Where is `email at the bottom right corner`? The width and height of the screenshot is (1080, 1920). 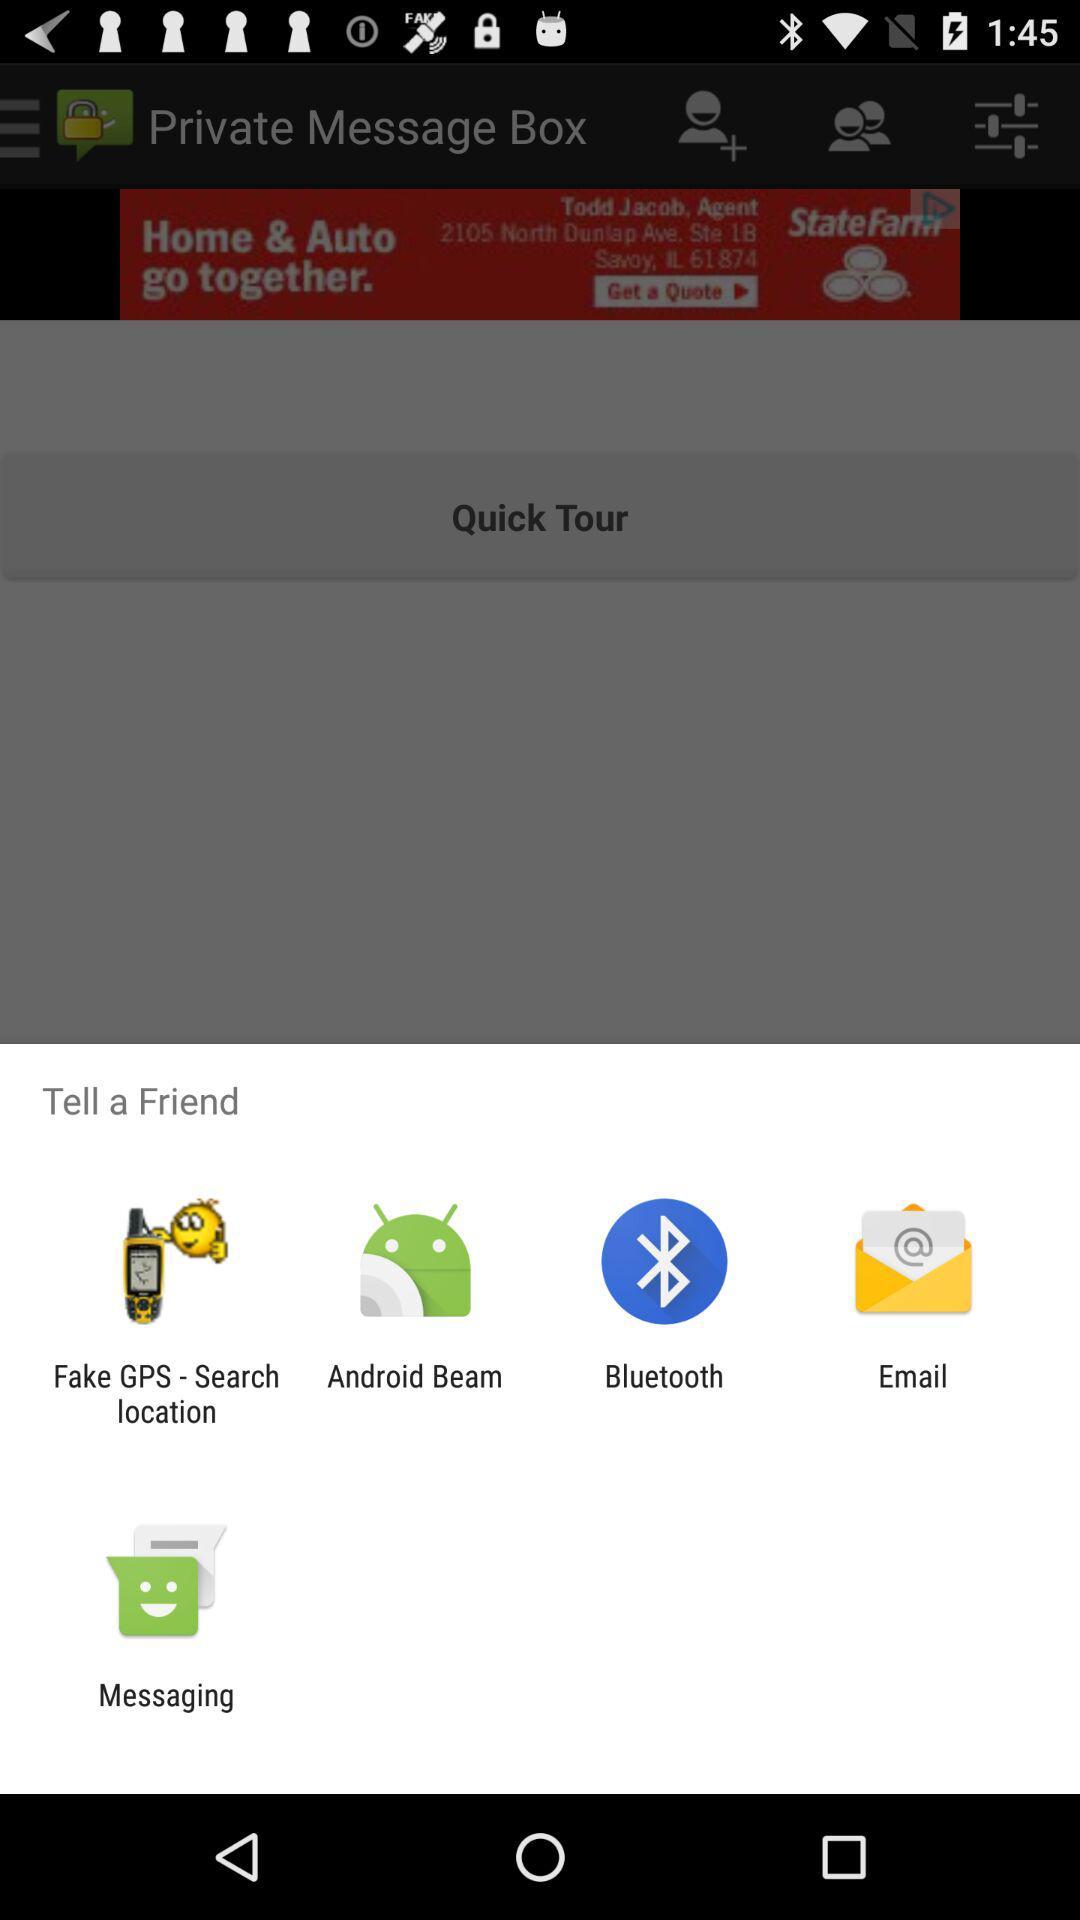
email at the bottom right corner is located at coordinates (913, 1392).